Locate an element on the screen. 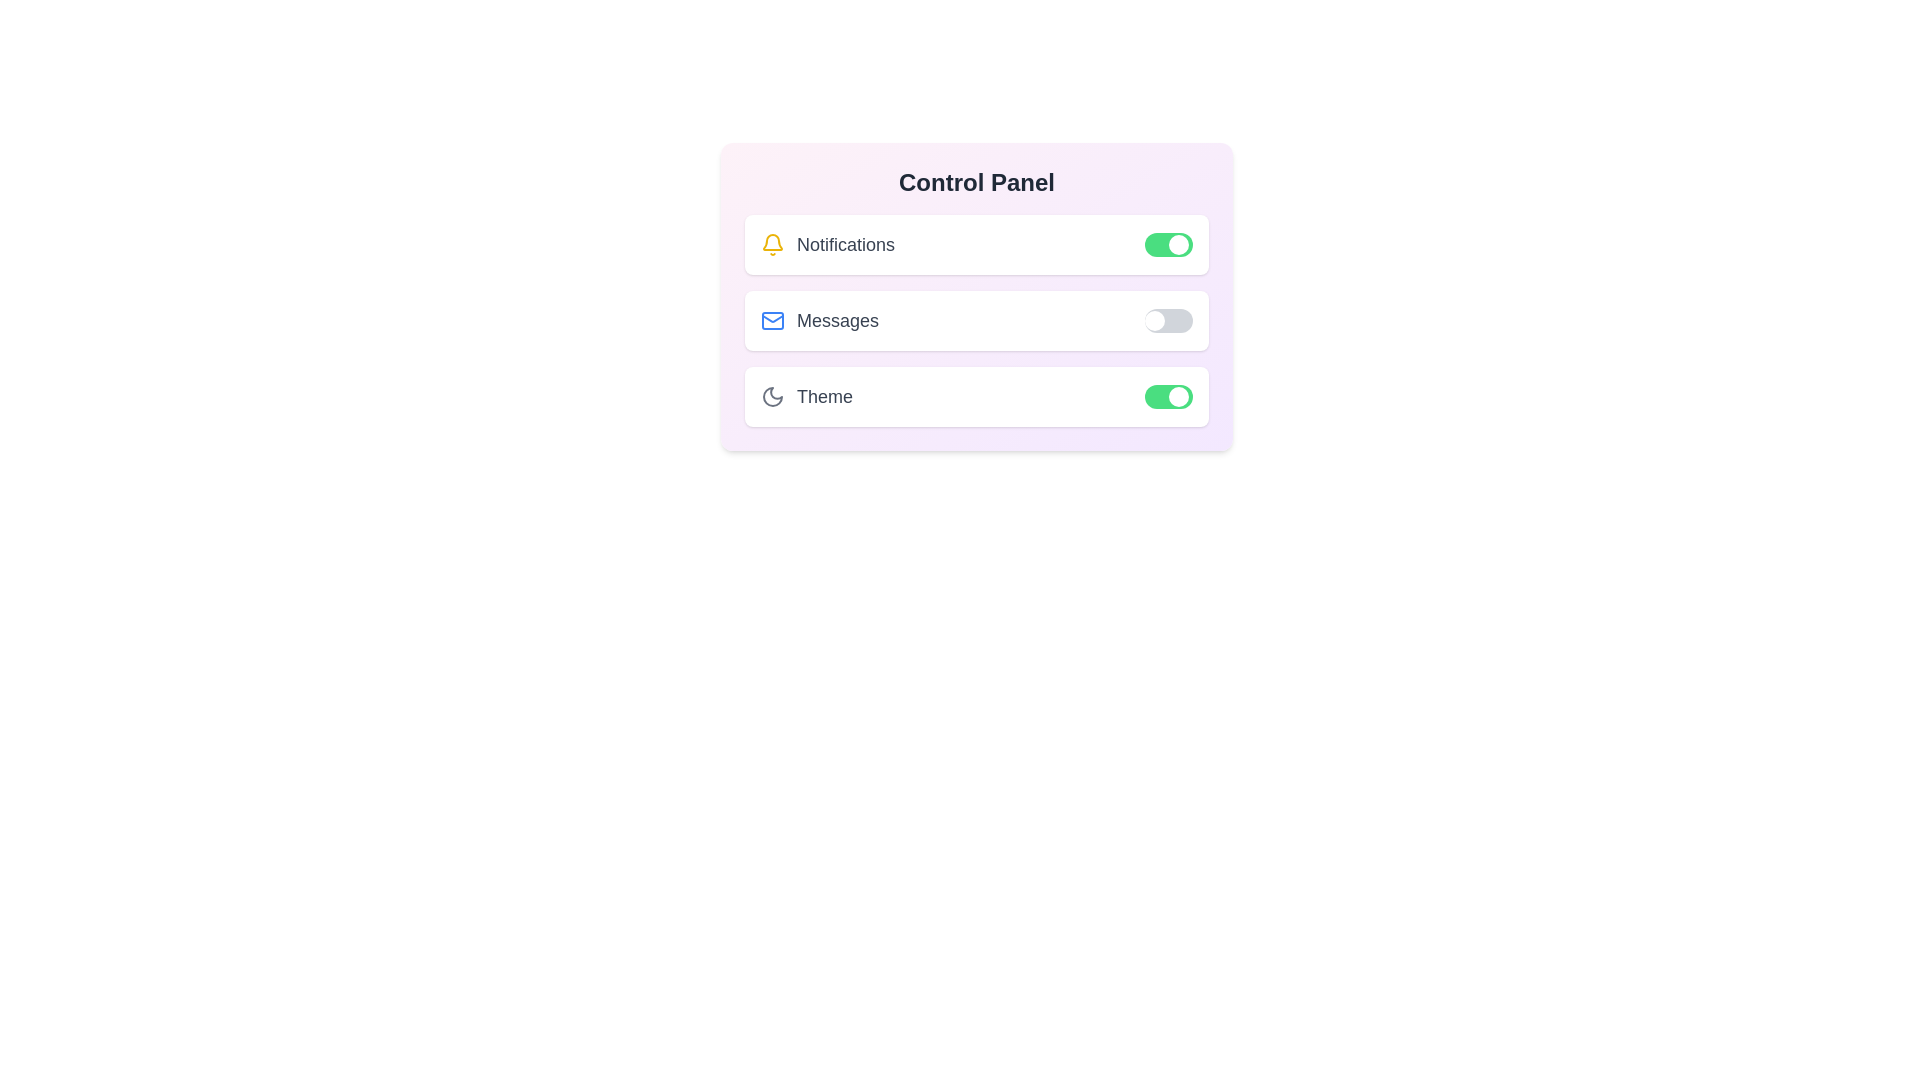 This screenshot has width=1920, height=1080. the toggle switch knob located at the right side of the green toggle switch in the last row of the control panel labeled 'Theme' is located at coordinates (1179, 397).